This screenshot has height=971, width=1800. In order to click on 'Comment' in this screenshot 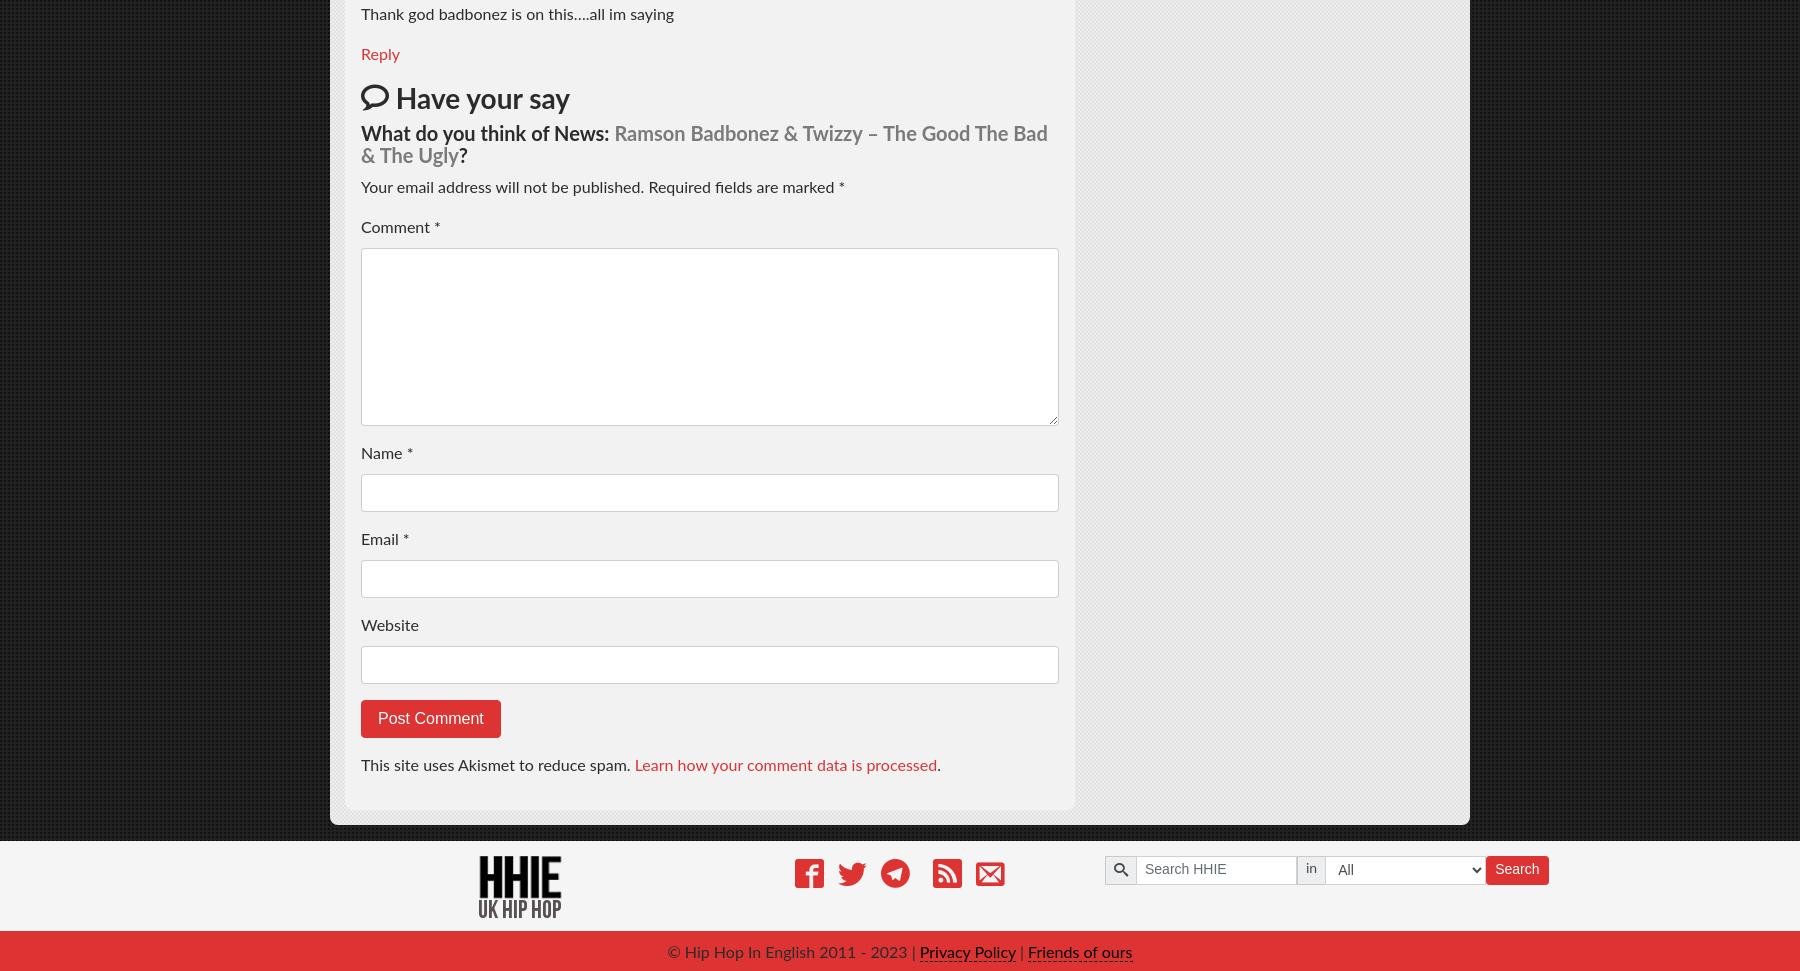, I will do `click(361, 227)`.